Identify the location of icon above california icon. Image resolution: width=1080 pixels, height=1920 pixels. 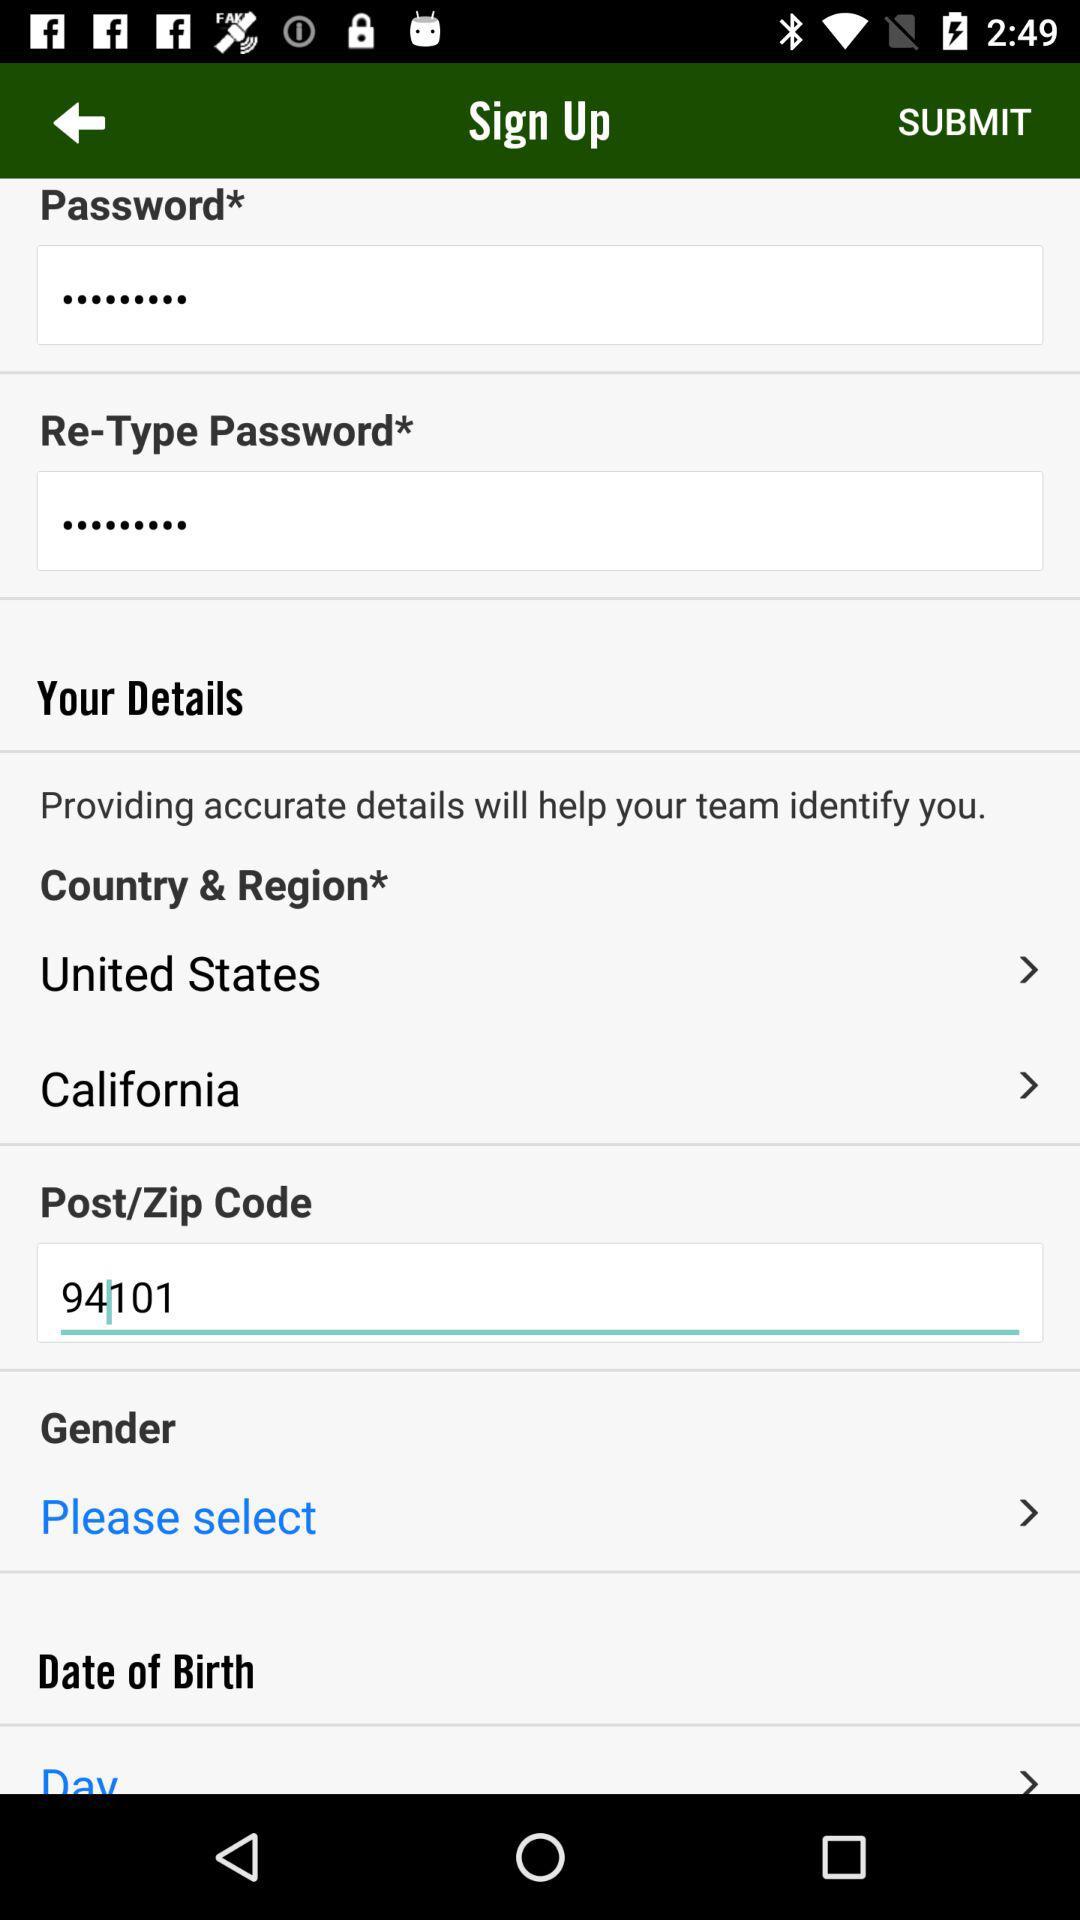
(1027, 969).